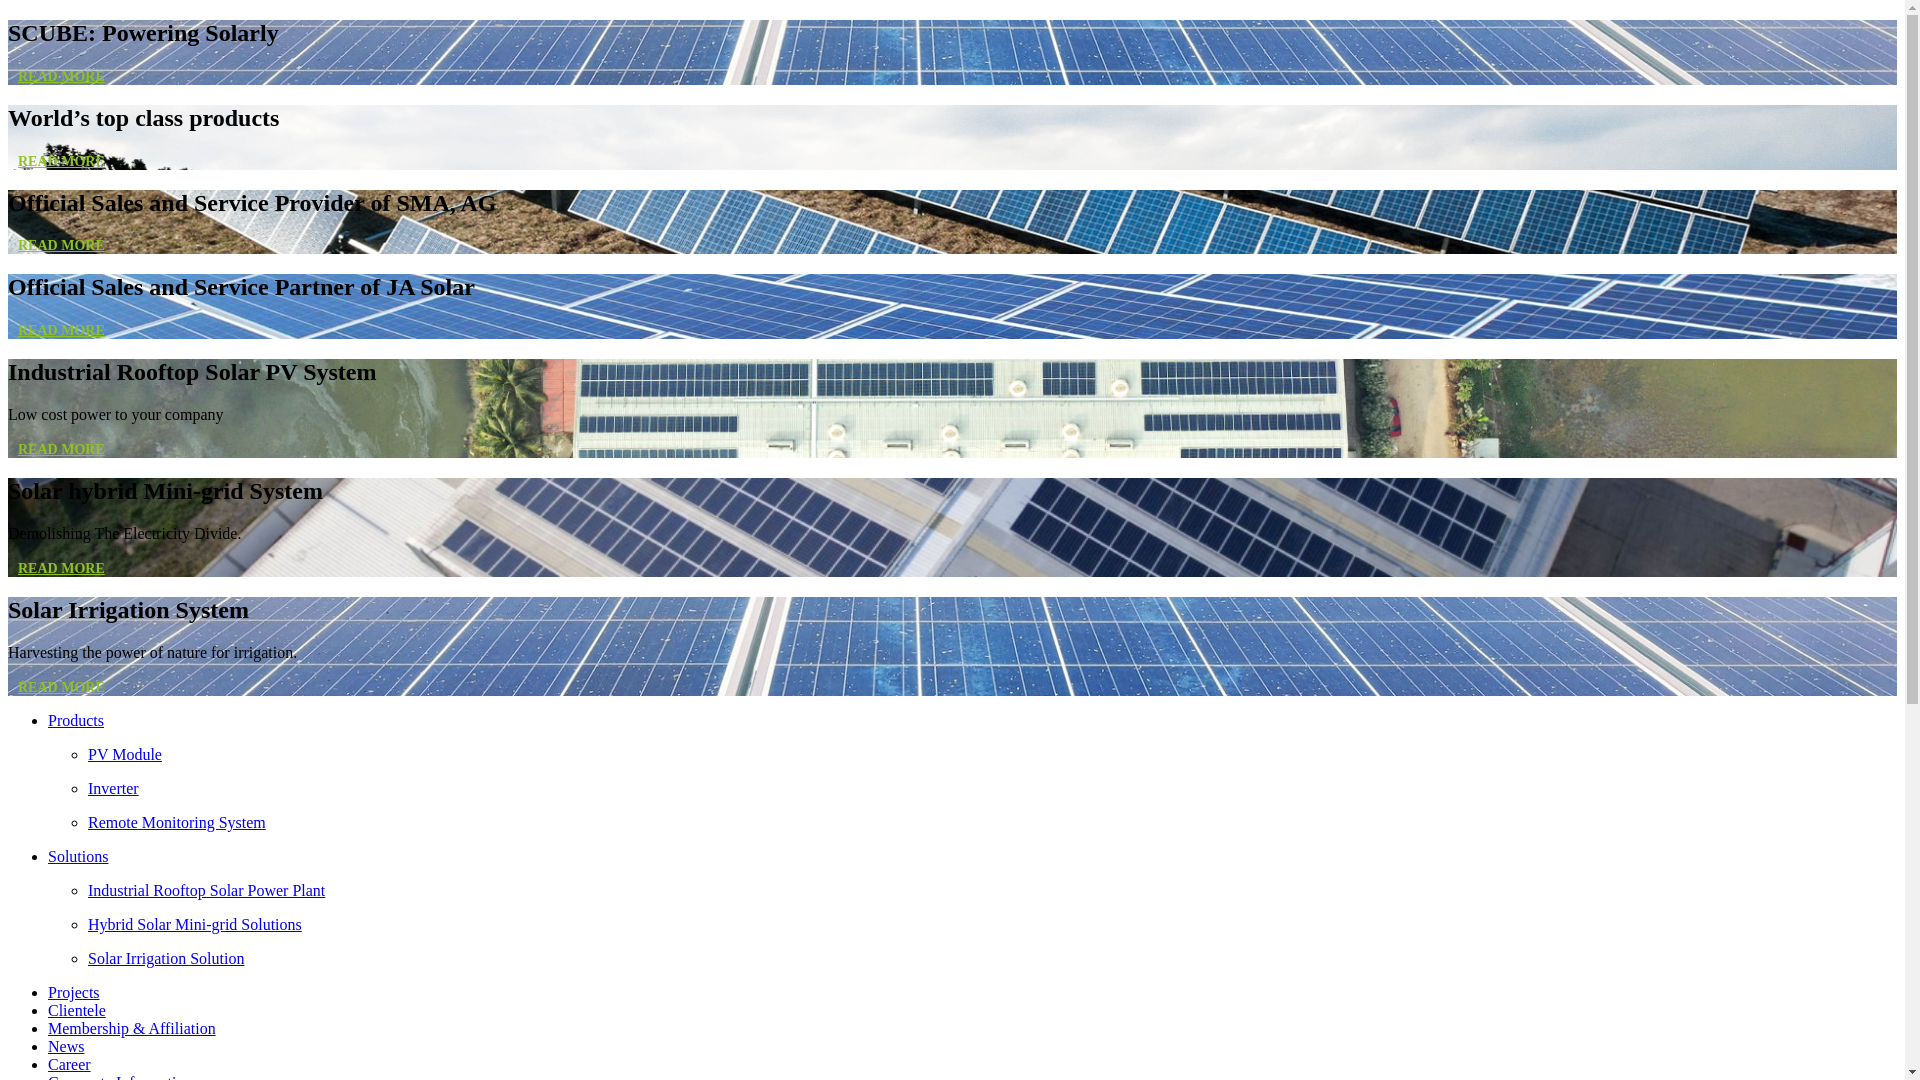 This screenshot has height=1080, width=1920. Describe the element at coordinates (61, 686) in the screenshot. I see `'READ MORE'` at that location.